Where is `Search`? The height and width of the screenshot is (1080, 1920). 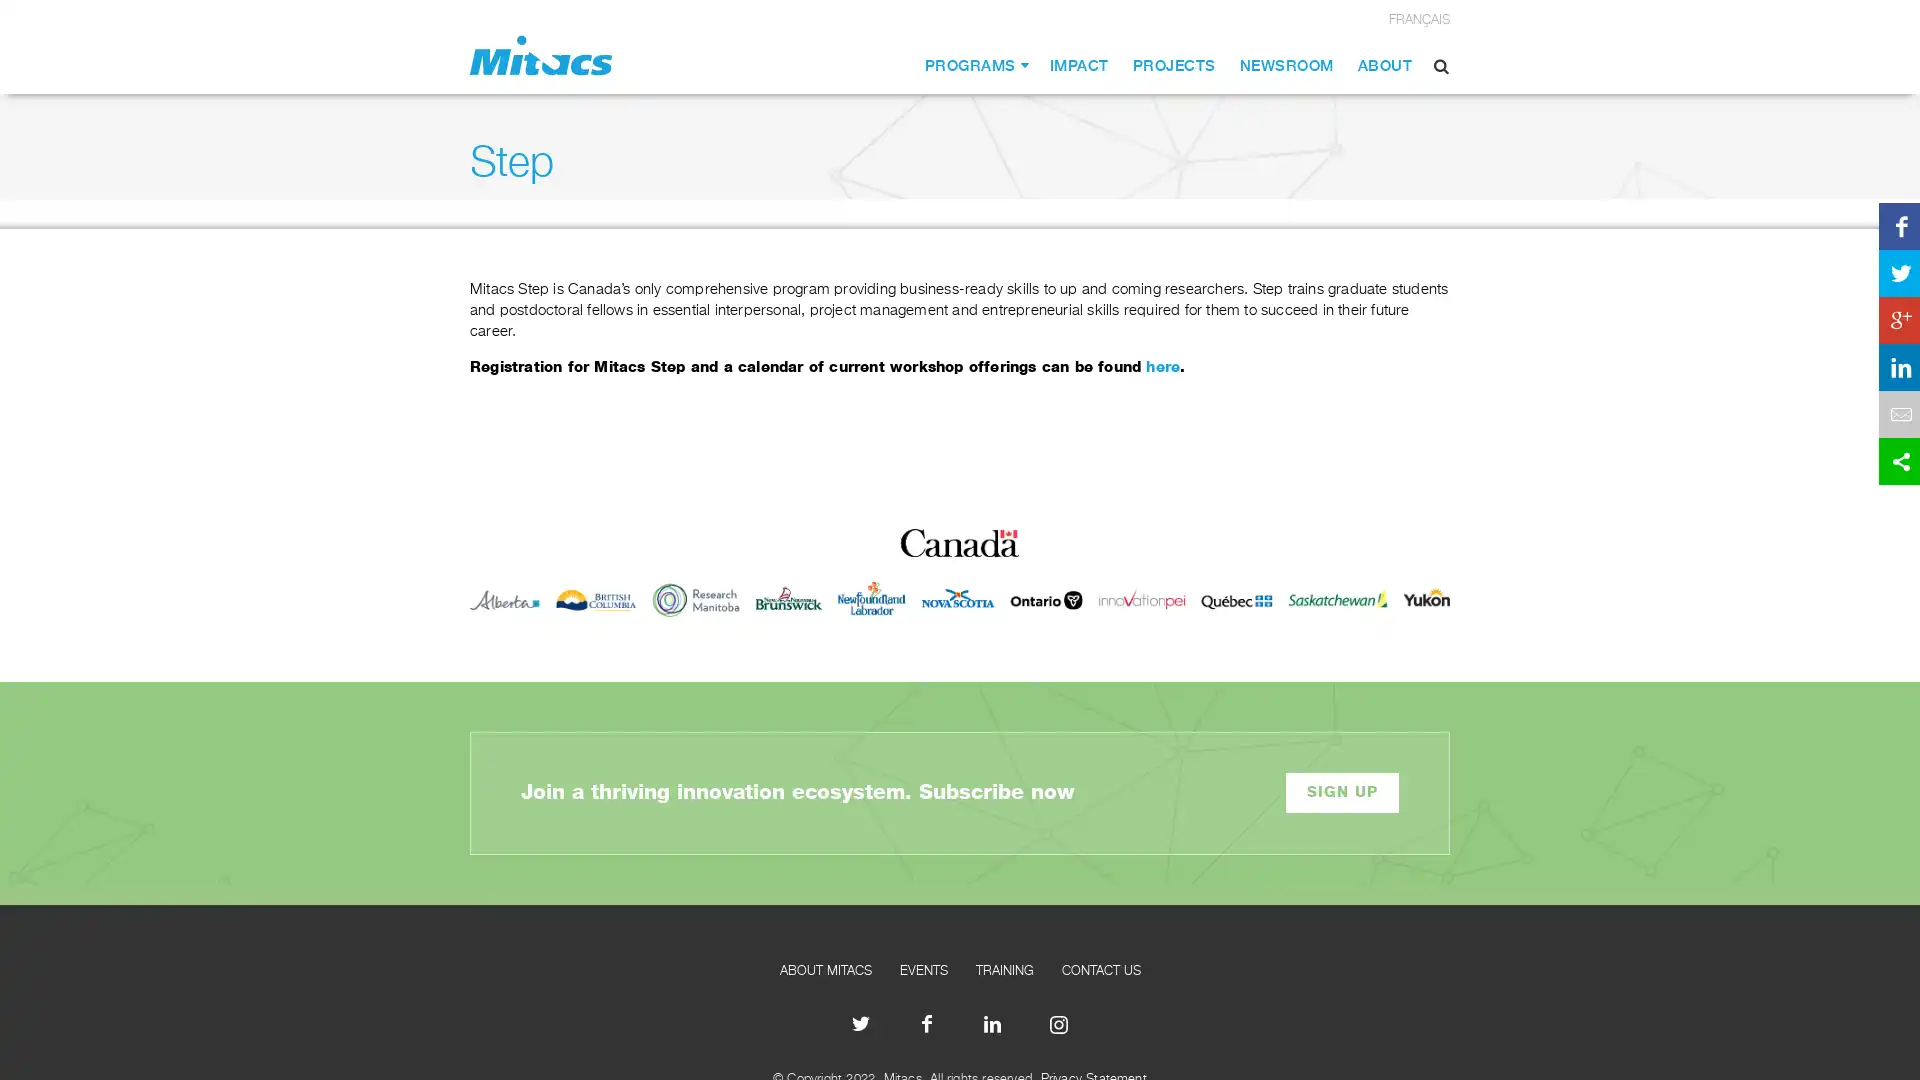
Search is located at coordinates (1441, 65).